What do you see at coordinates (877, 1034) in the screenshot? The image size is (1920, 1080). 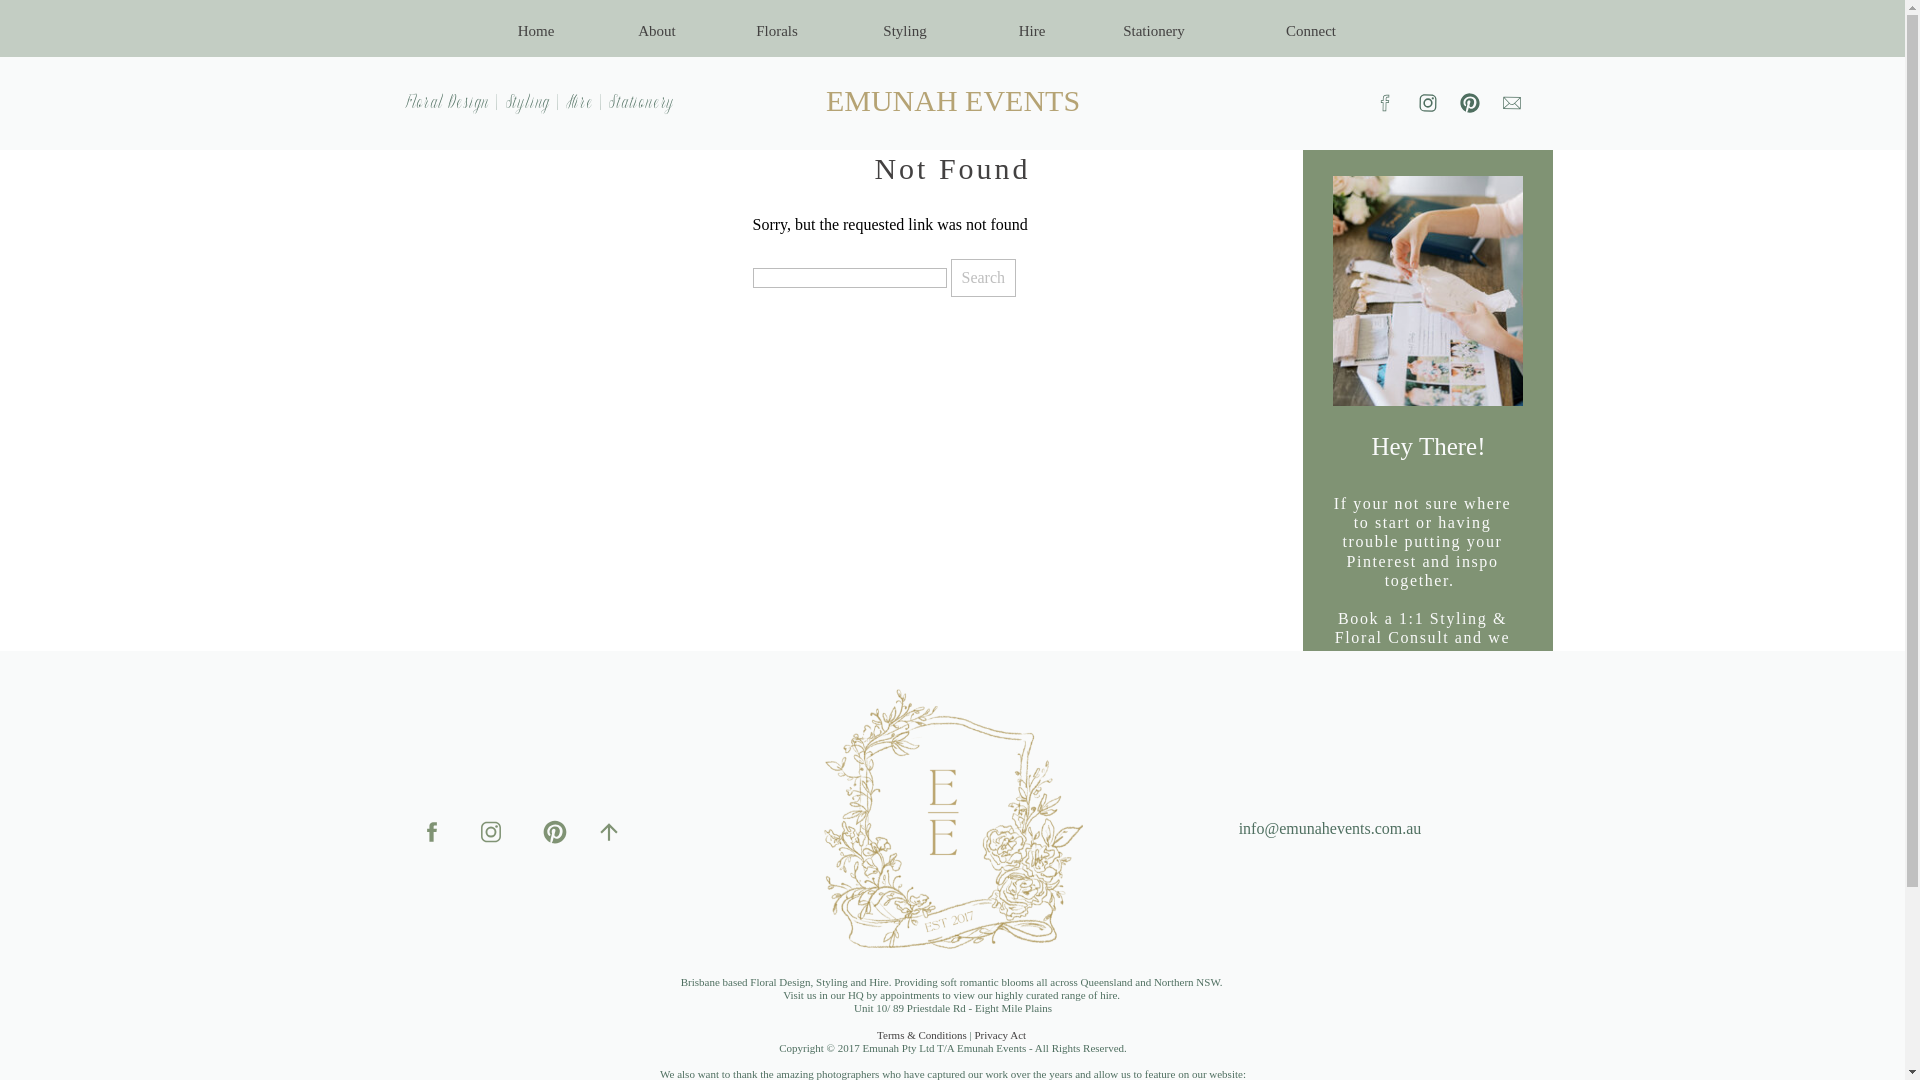 I see `'Terms & Conditions'` at bounding box center [877, 1034].